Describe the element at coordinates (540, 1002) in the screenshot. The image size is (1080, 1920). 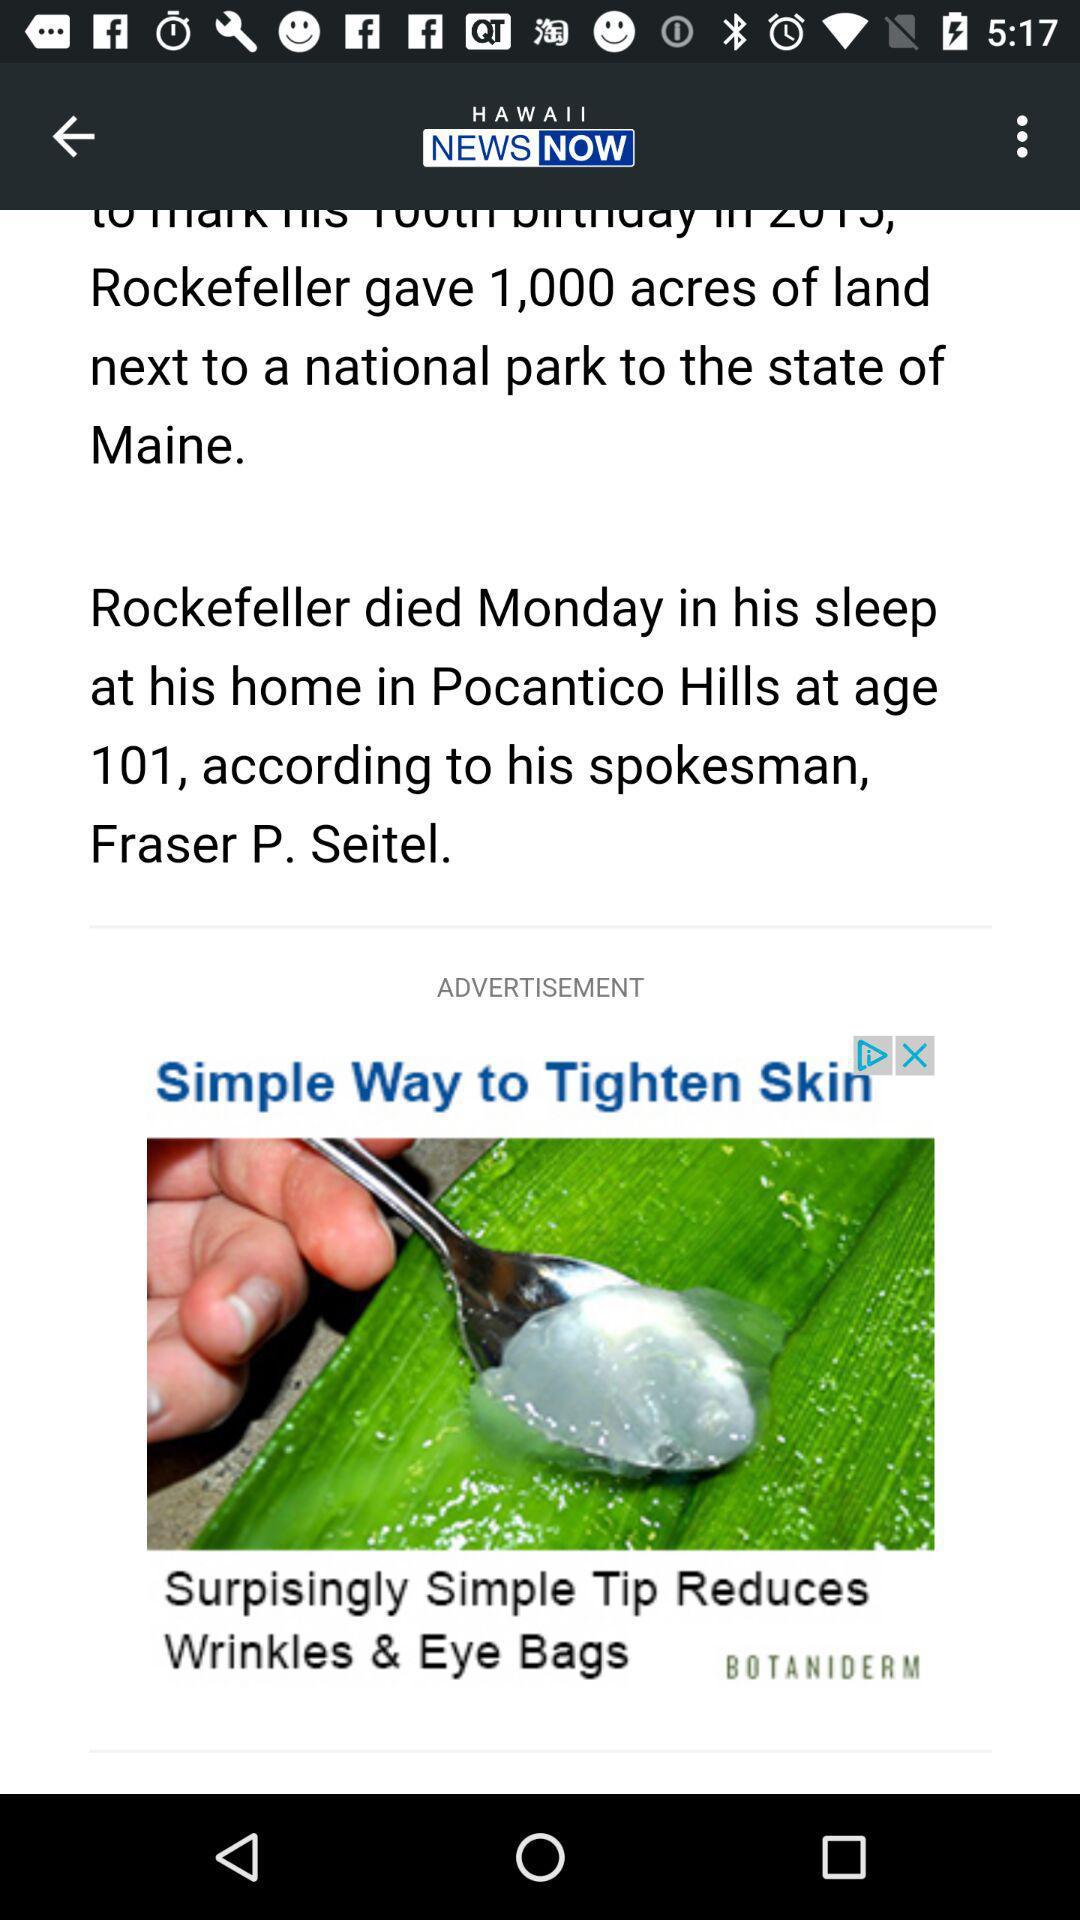
I see `advertisement` at that location.